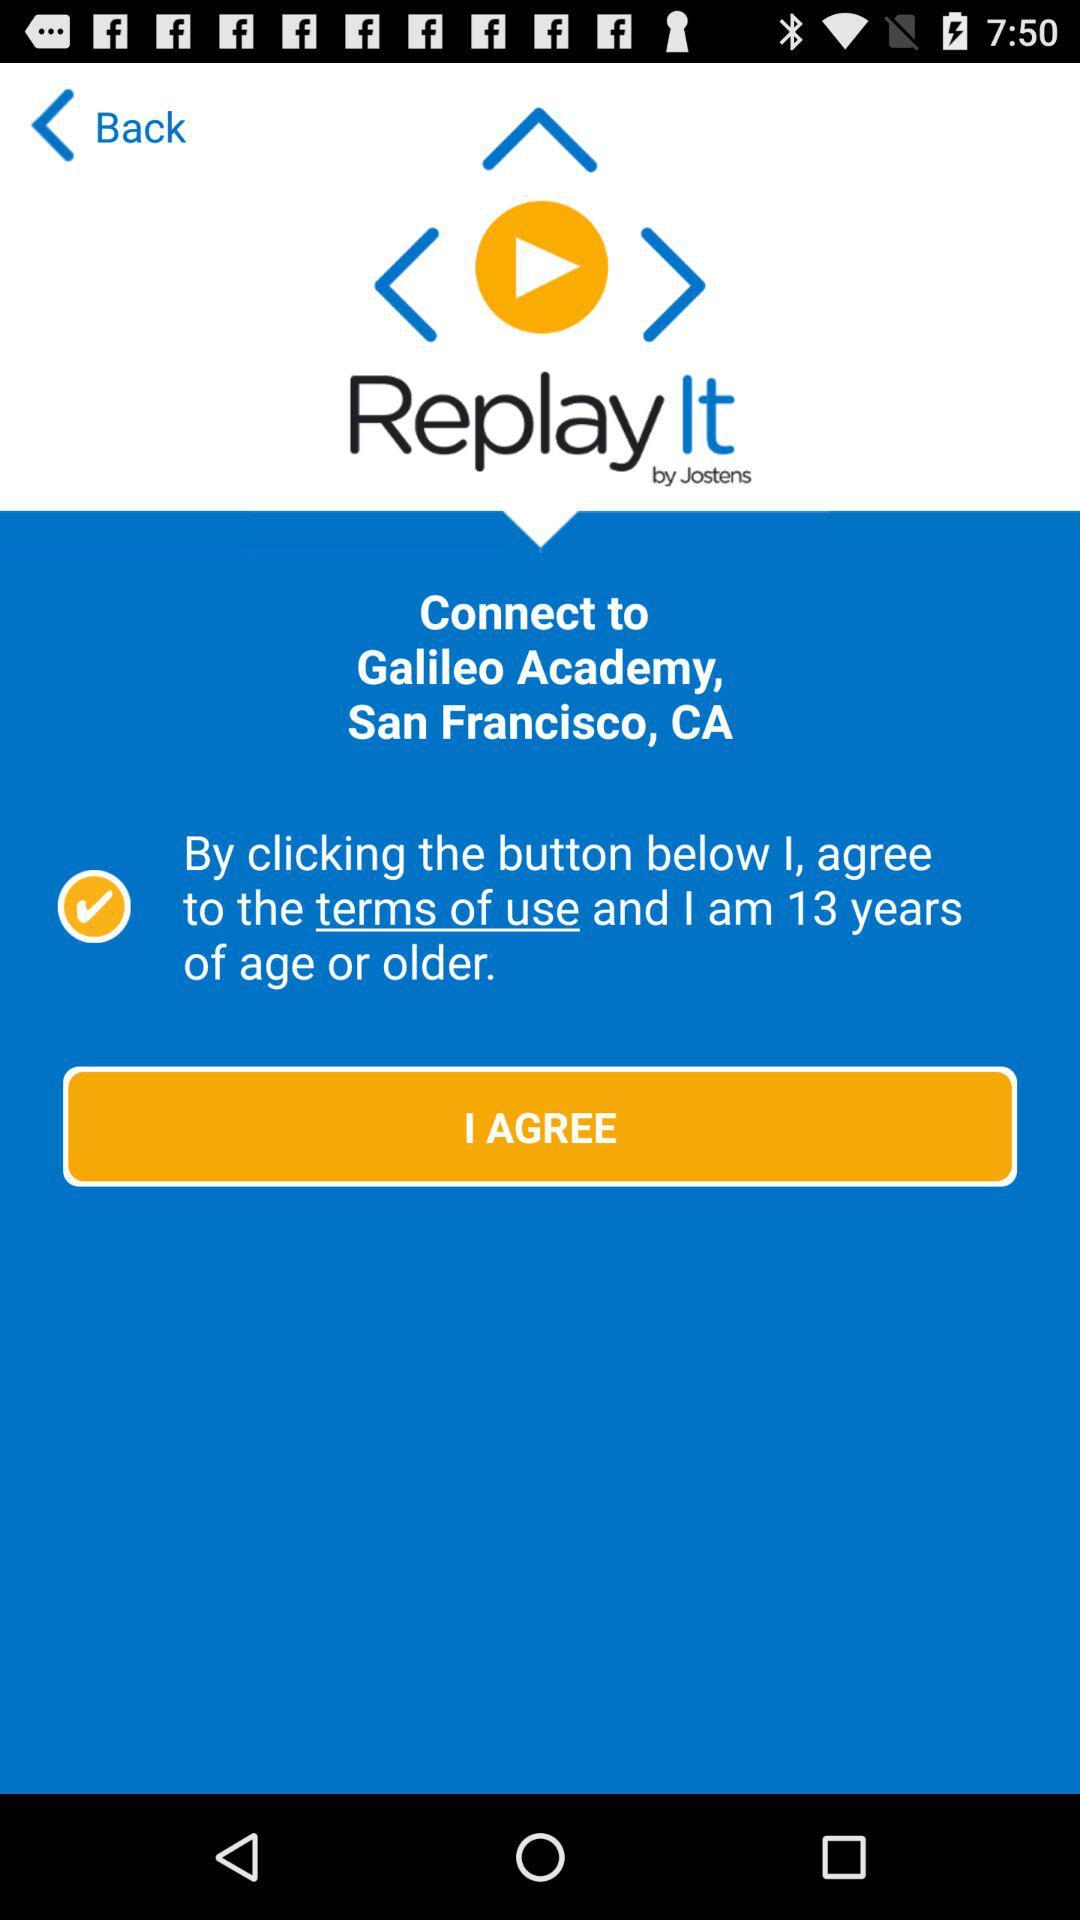 The image size is (1080, 1920). I want to click on the by clicking the, so click(606, 905).